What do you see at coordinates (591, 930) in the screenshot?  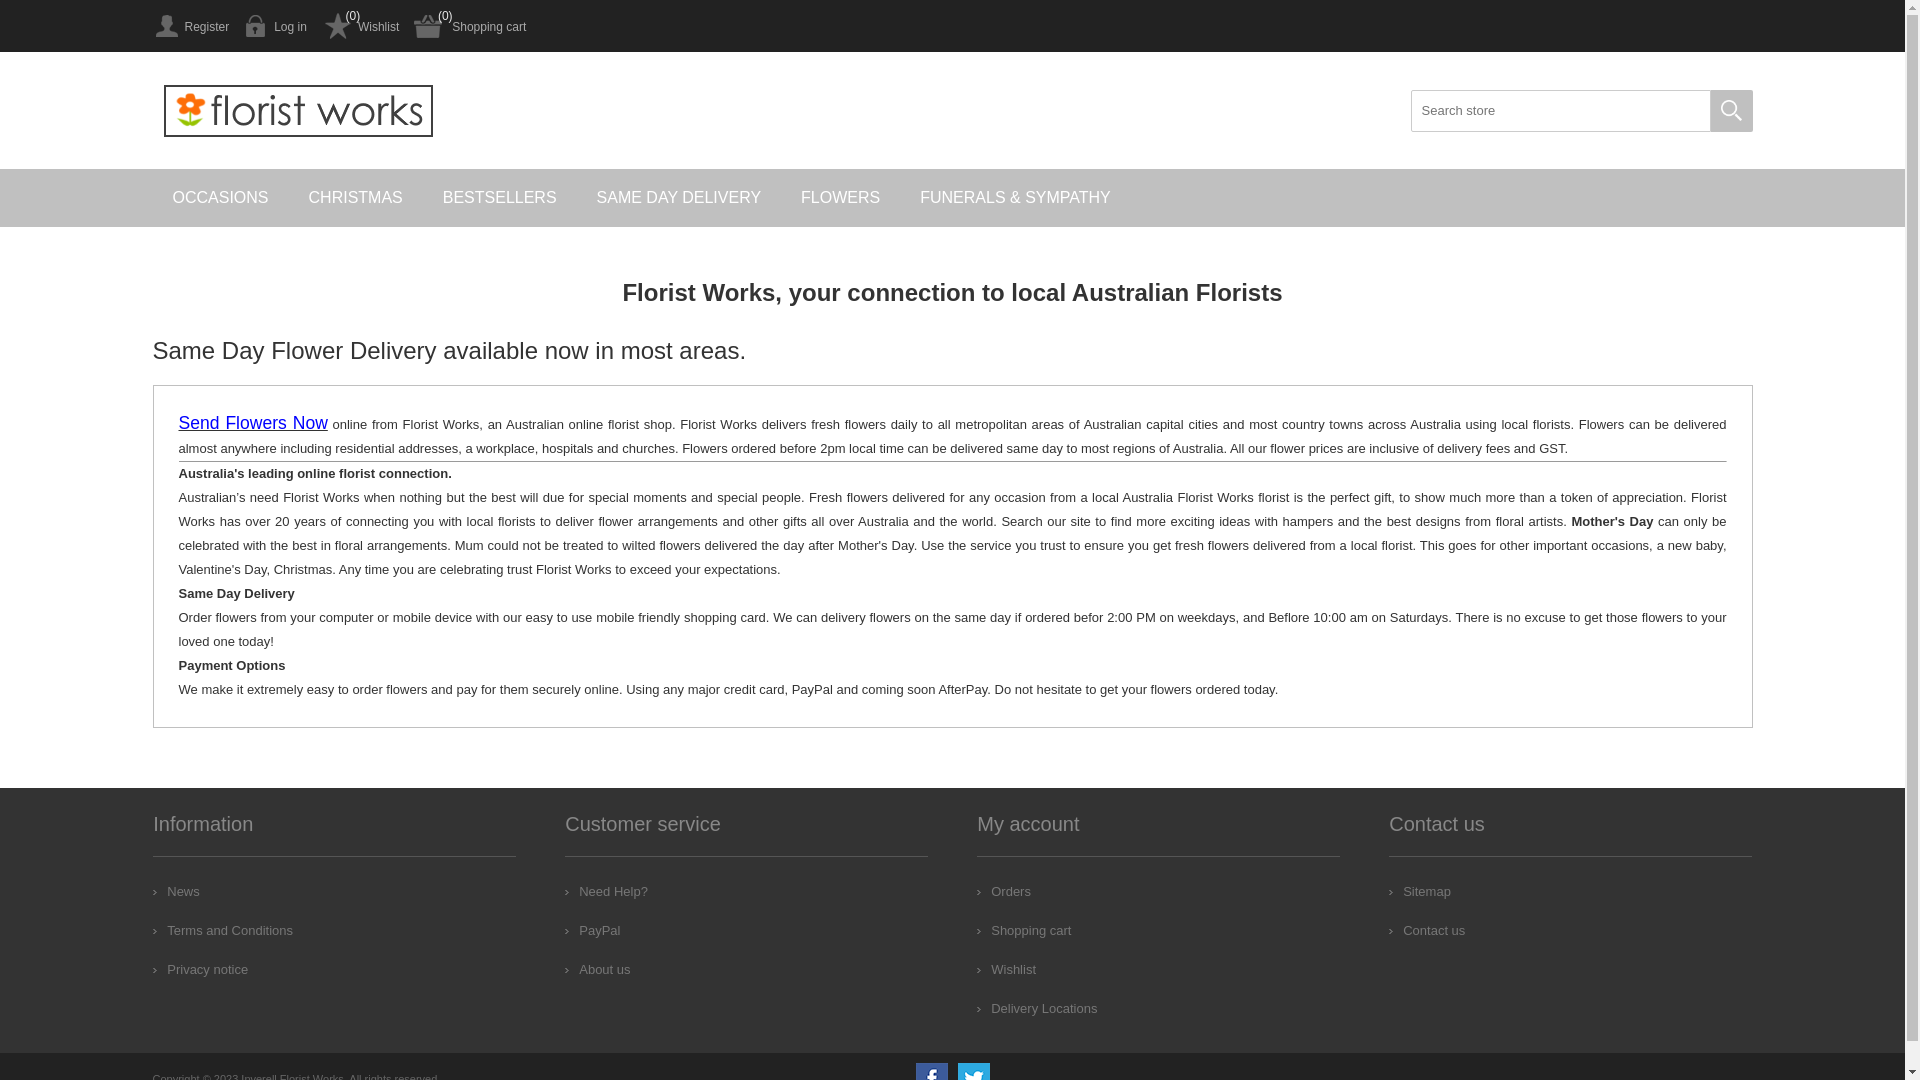 I see `'PayPal'` at bounding box center [591, 930].